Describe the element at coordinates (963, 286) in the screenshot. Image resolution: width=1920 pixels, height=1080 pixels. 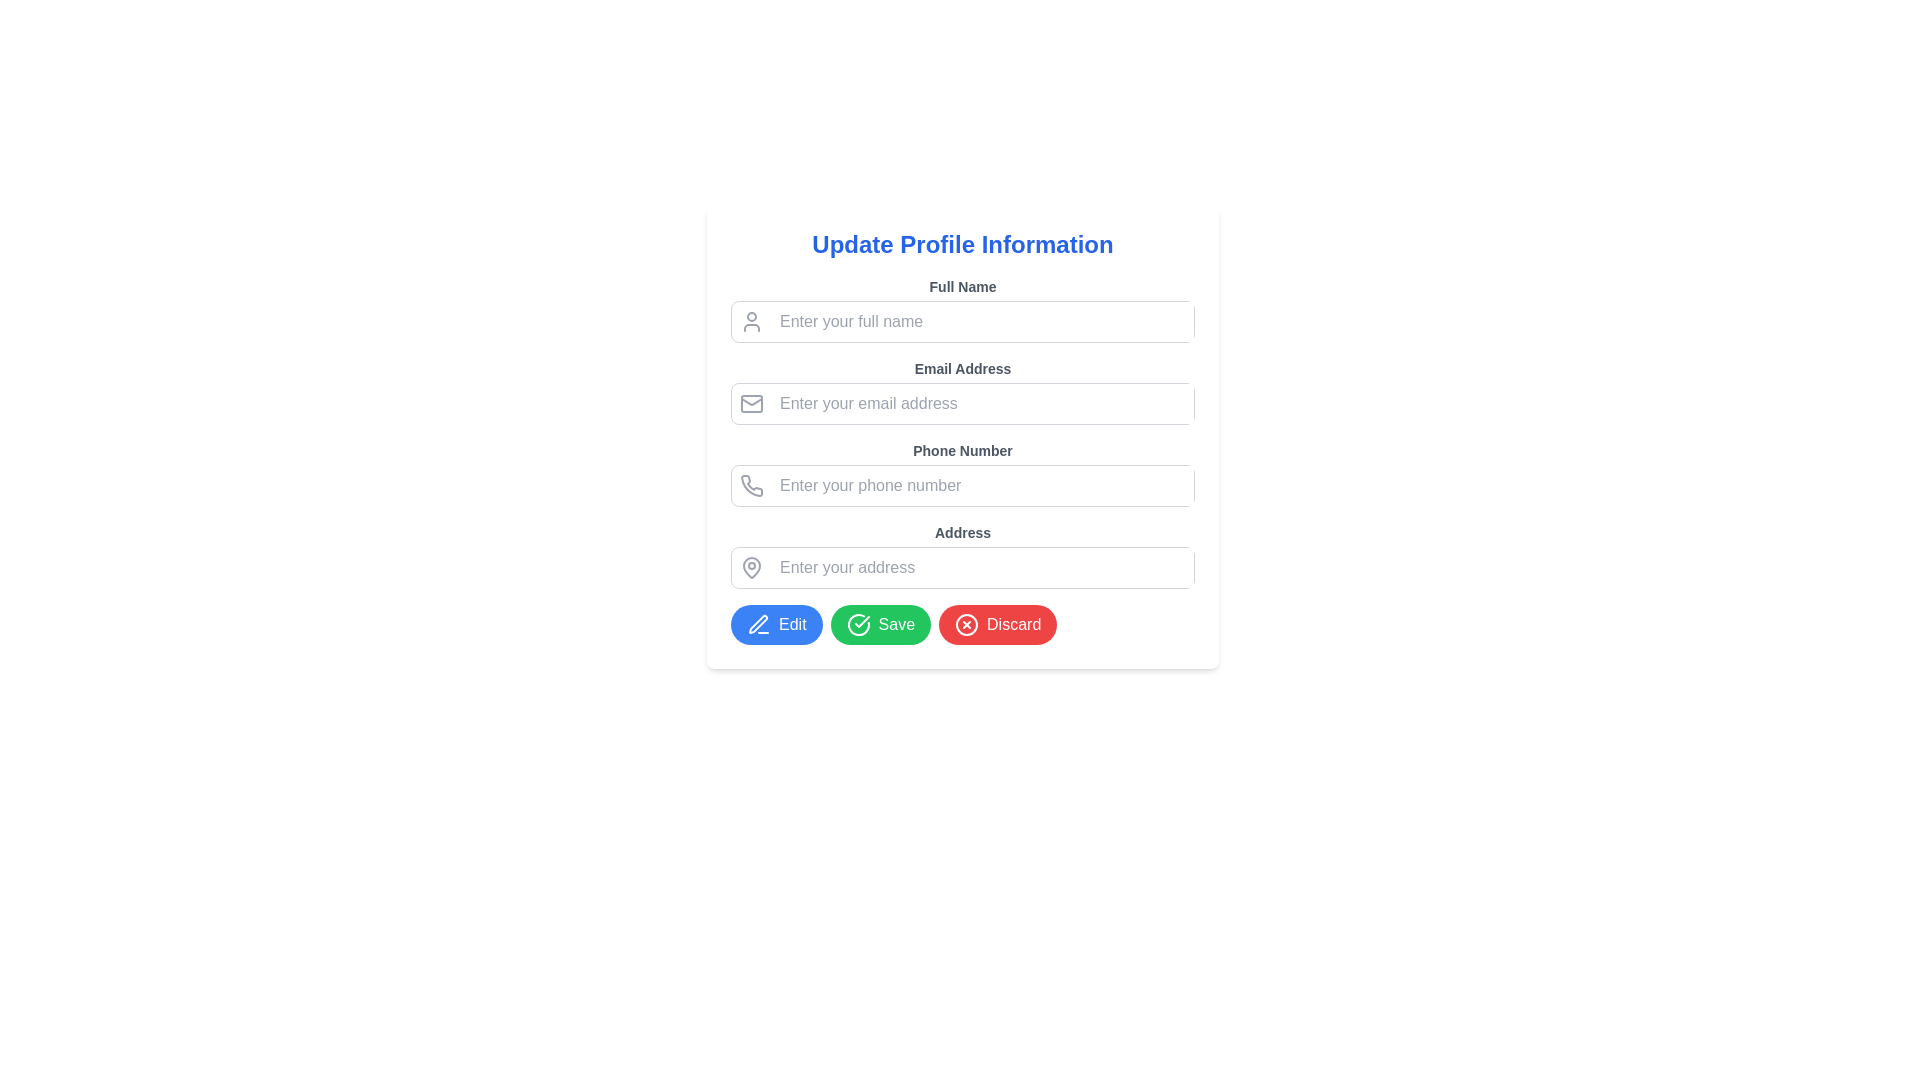
I see `the label displaying 'Full Name', which is part of the 'Update Profile Information' section, positioned above the corresponding text input field` at that location.